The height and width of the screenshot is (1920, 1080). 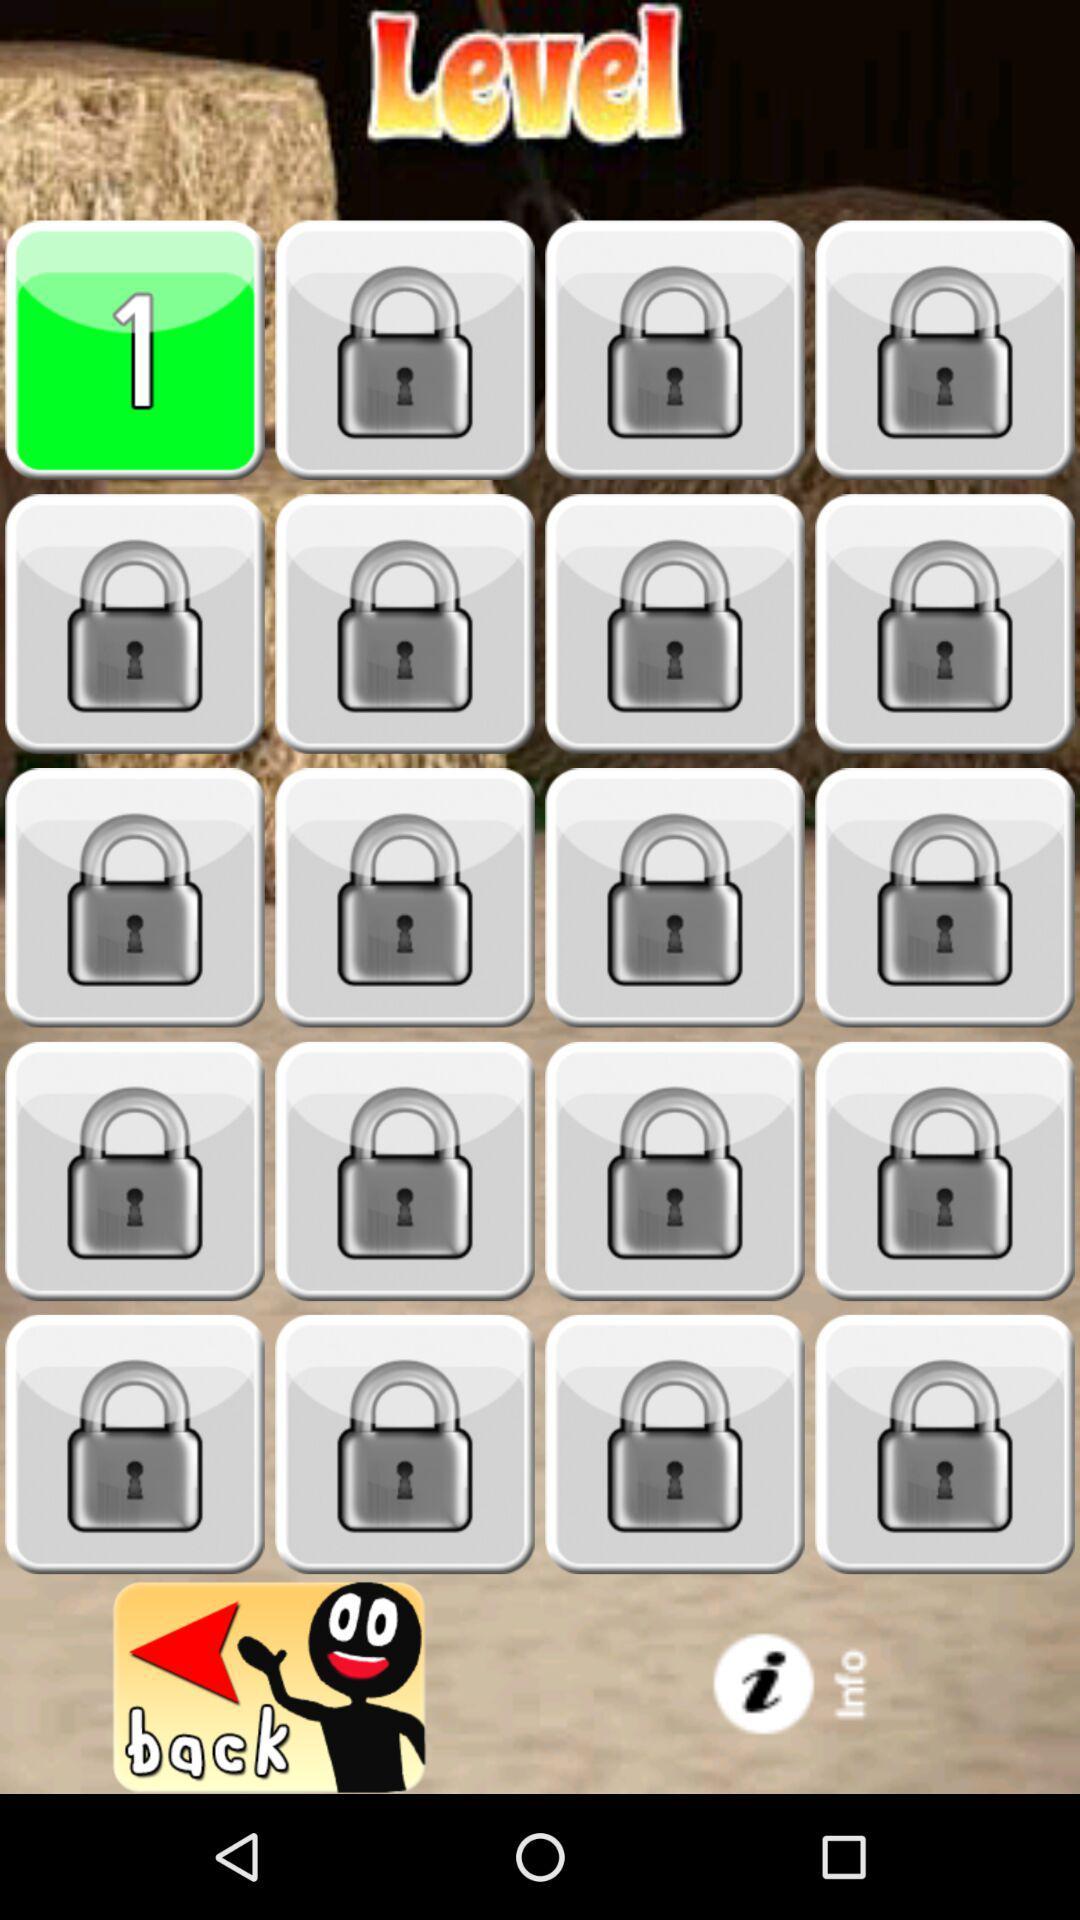 I want to click on locked box, so click(x=675, y=623).